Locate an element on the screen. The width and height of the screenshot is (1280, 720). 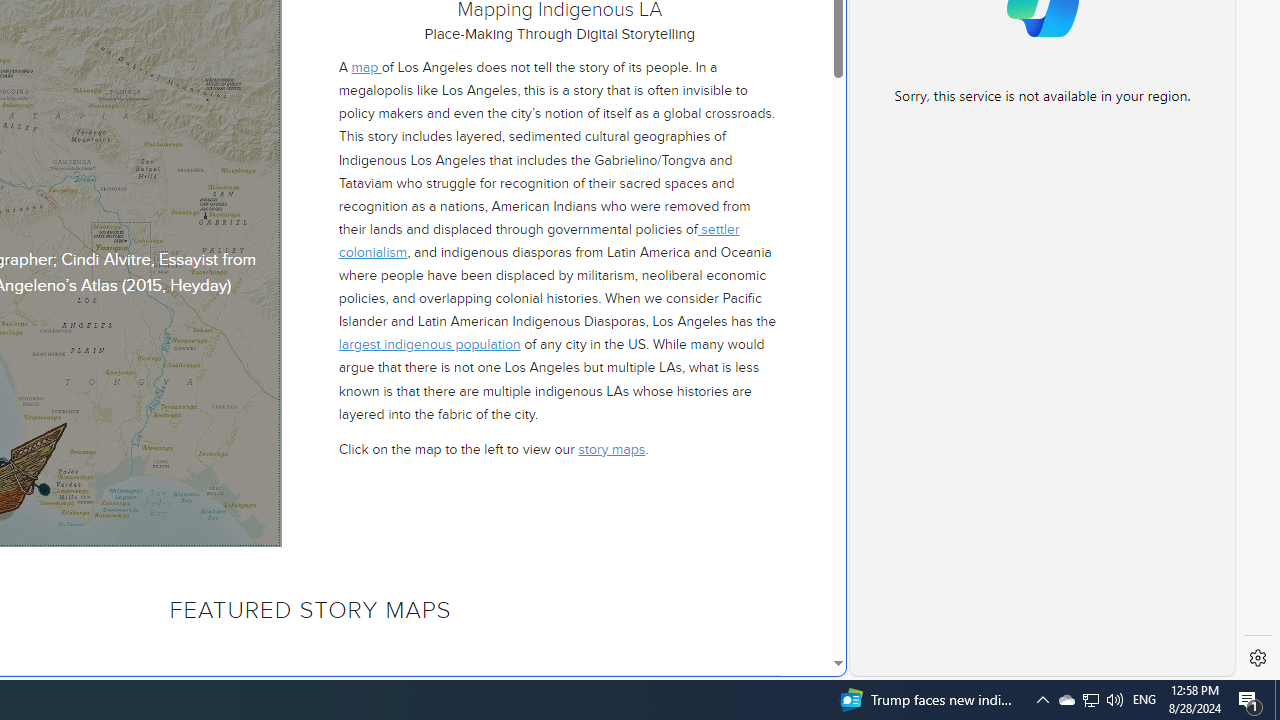
'story maps' is located at coordinates (611, 447).